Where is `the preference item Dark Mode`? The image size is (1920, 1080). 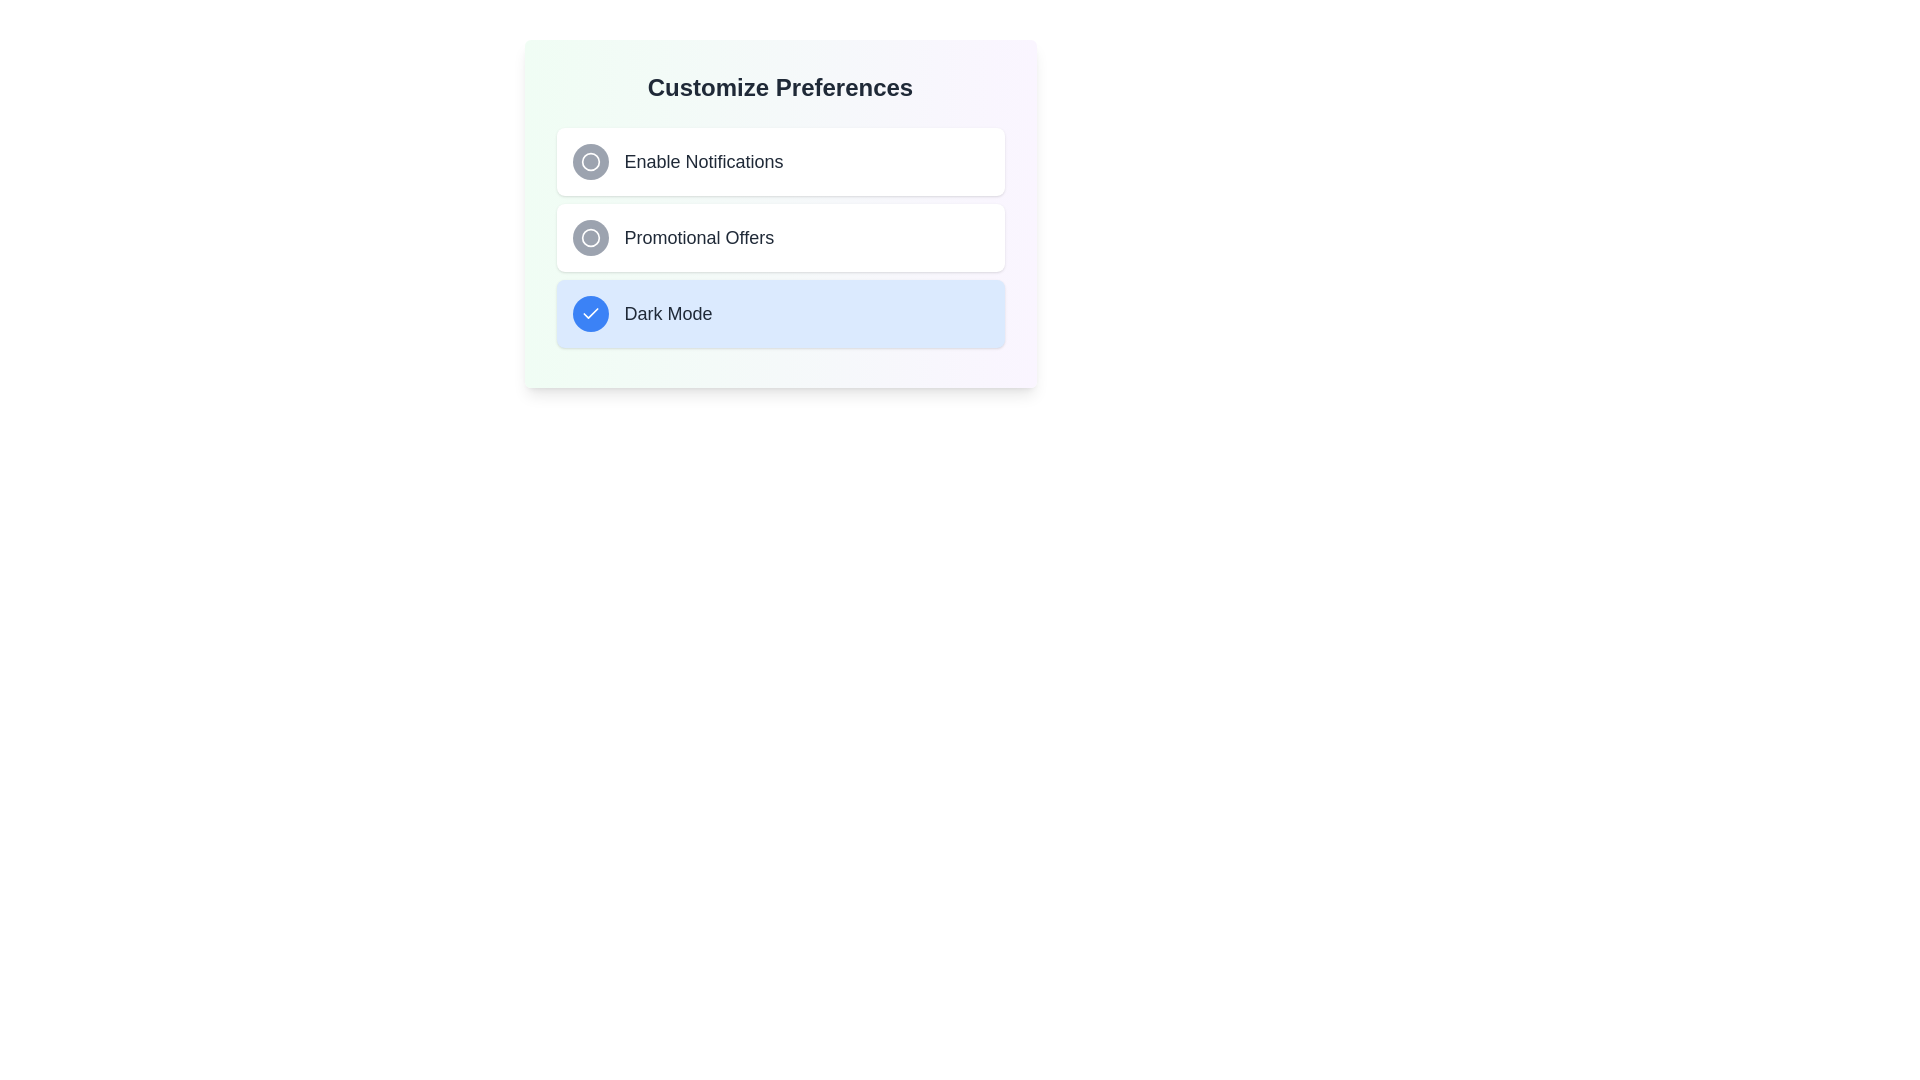
the preference item Dark Mode is located at coordinates (779, 313).